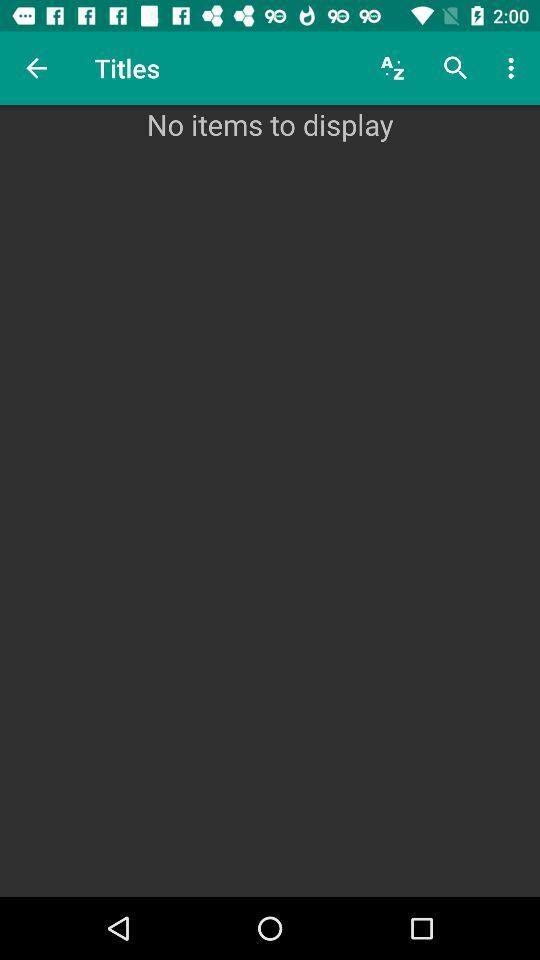 This screenshot has height=960, width=540. I want to click on the icon above the no items to icon, so click(36, 68).